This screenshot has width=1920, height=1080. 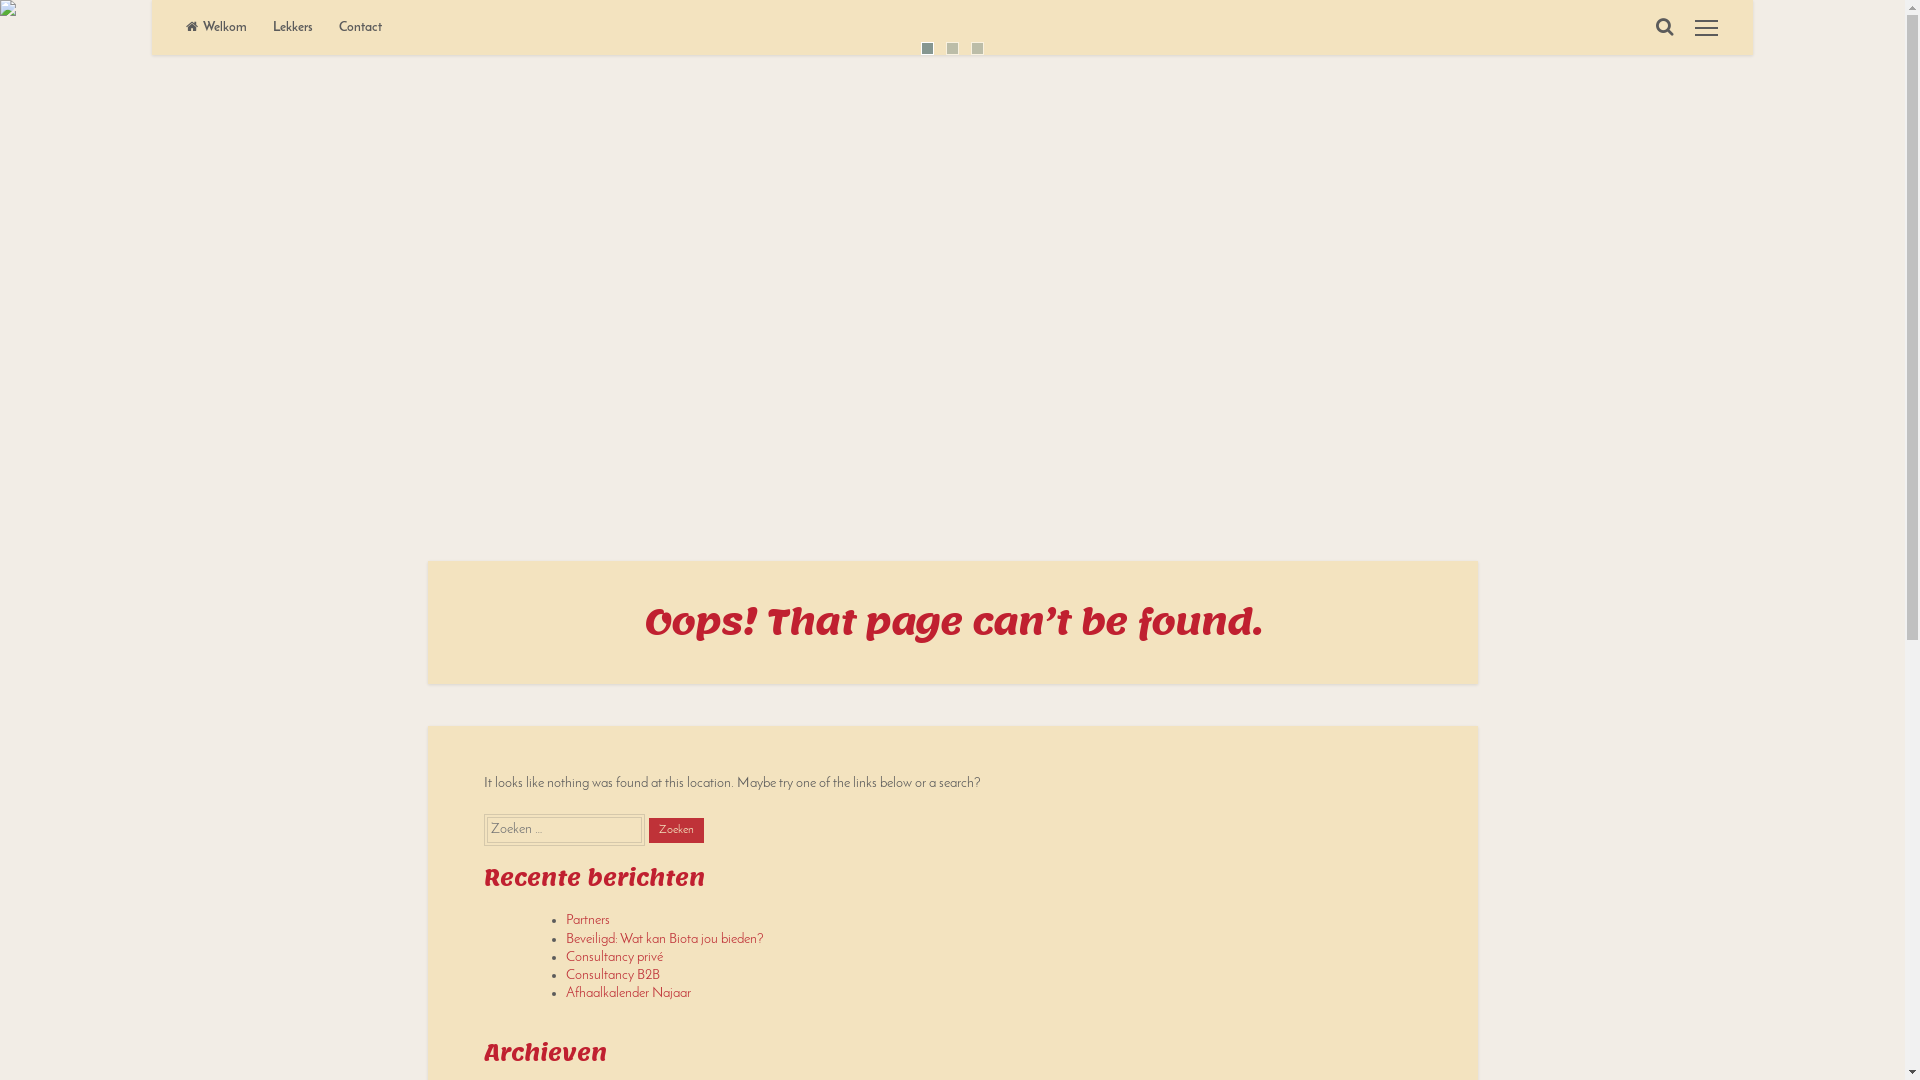 I want to click on 'Partners', so click(x=587, y=920).